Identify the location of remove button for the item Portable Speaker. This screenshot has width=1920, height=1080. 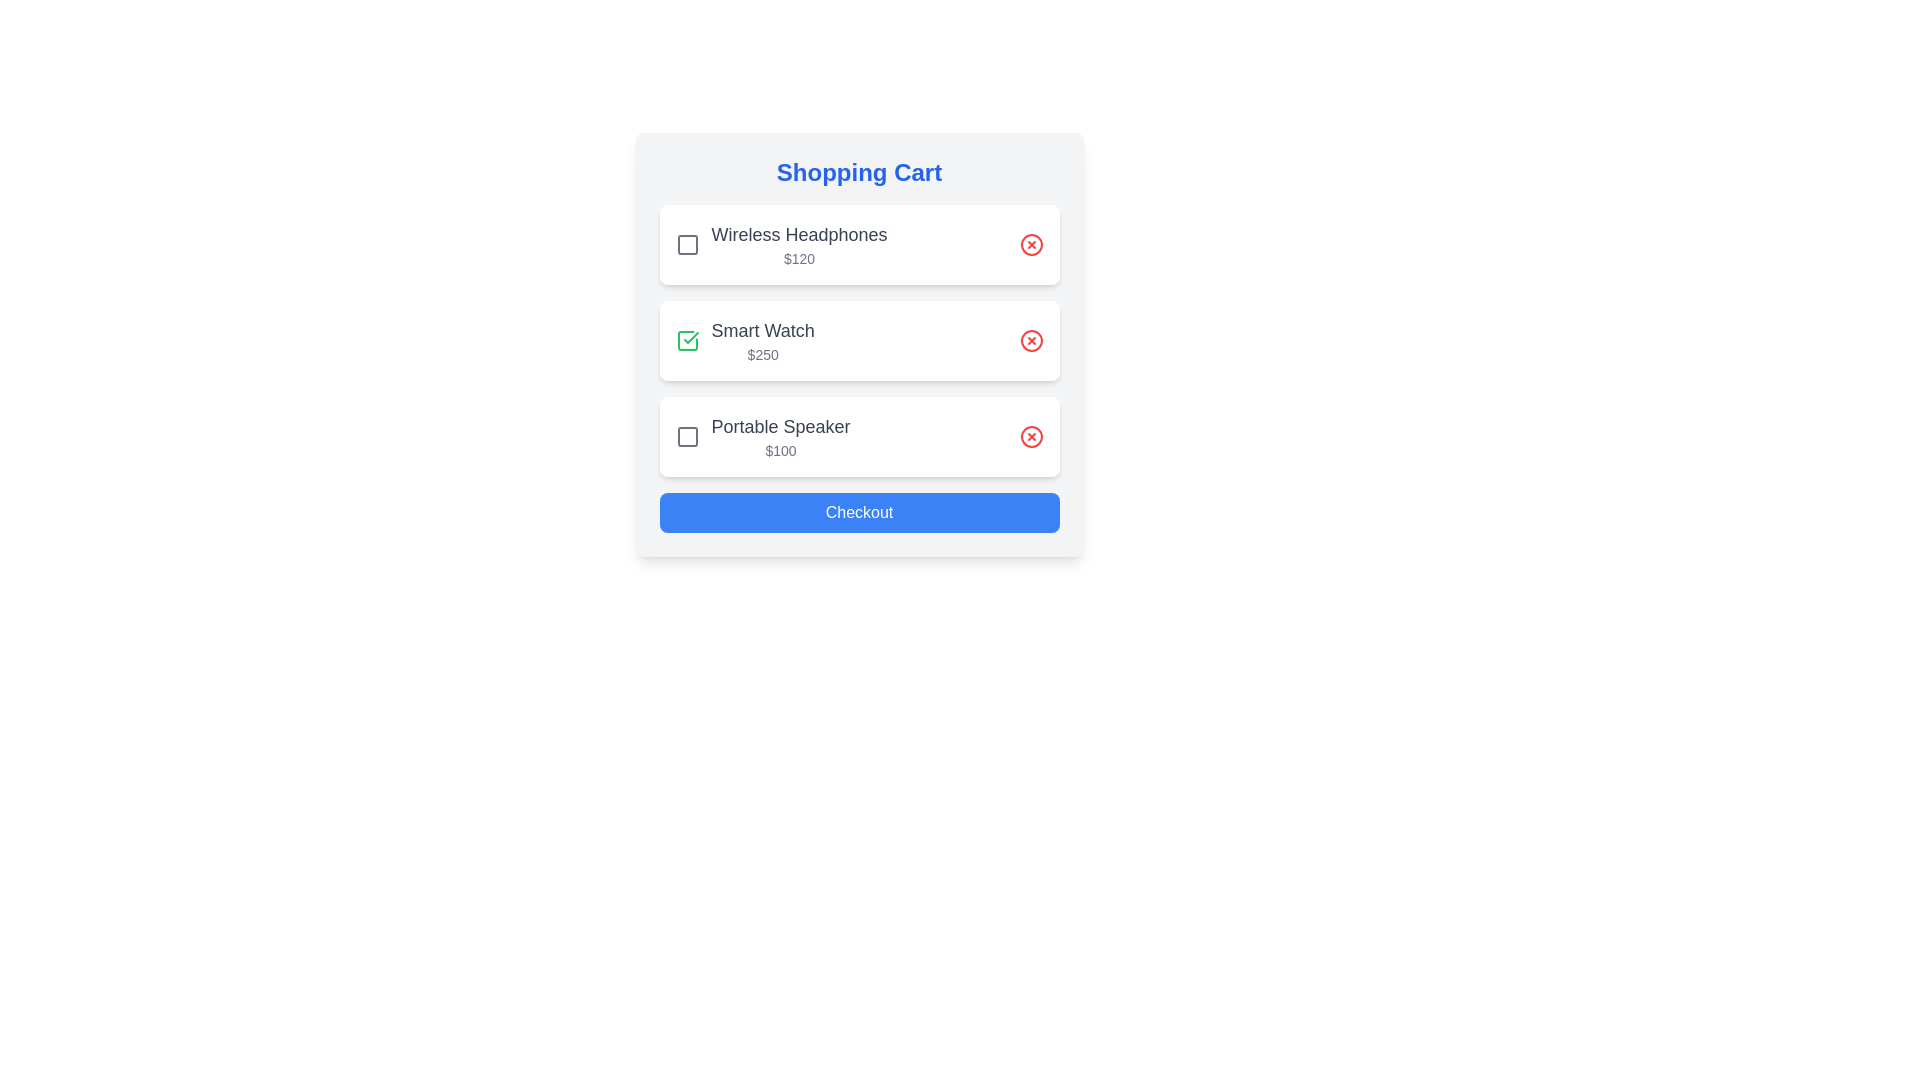
(1031, 435).